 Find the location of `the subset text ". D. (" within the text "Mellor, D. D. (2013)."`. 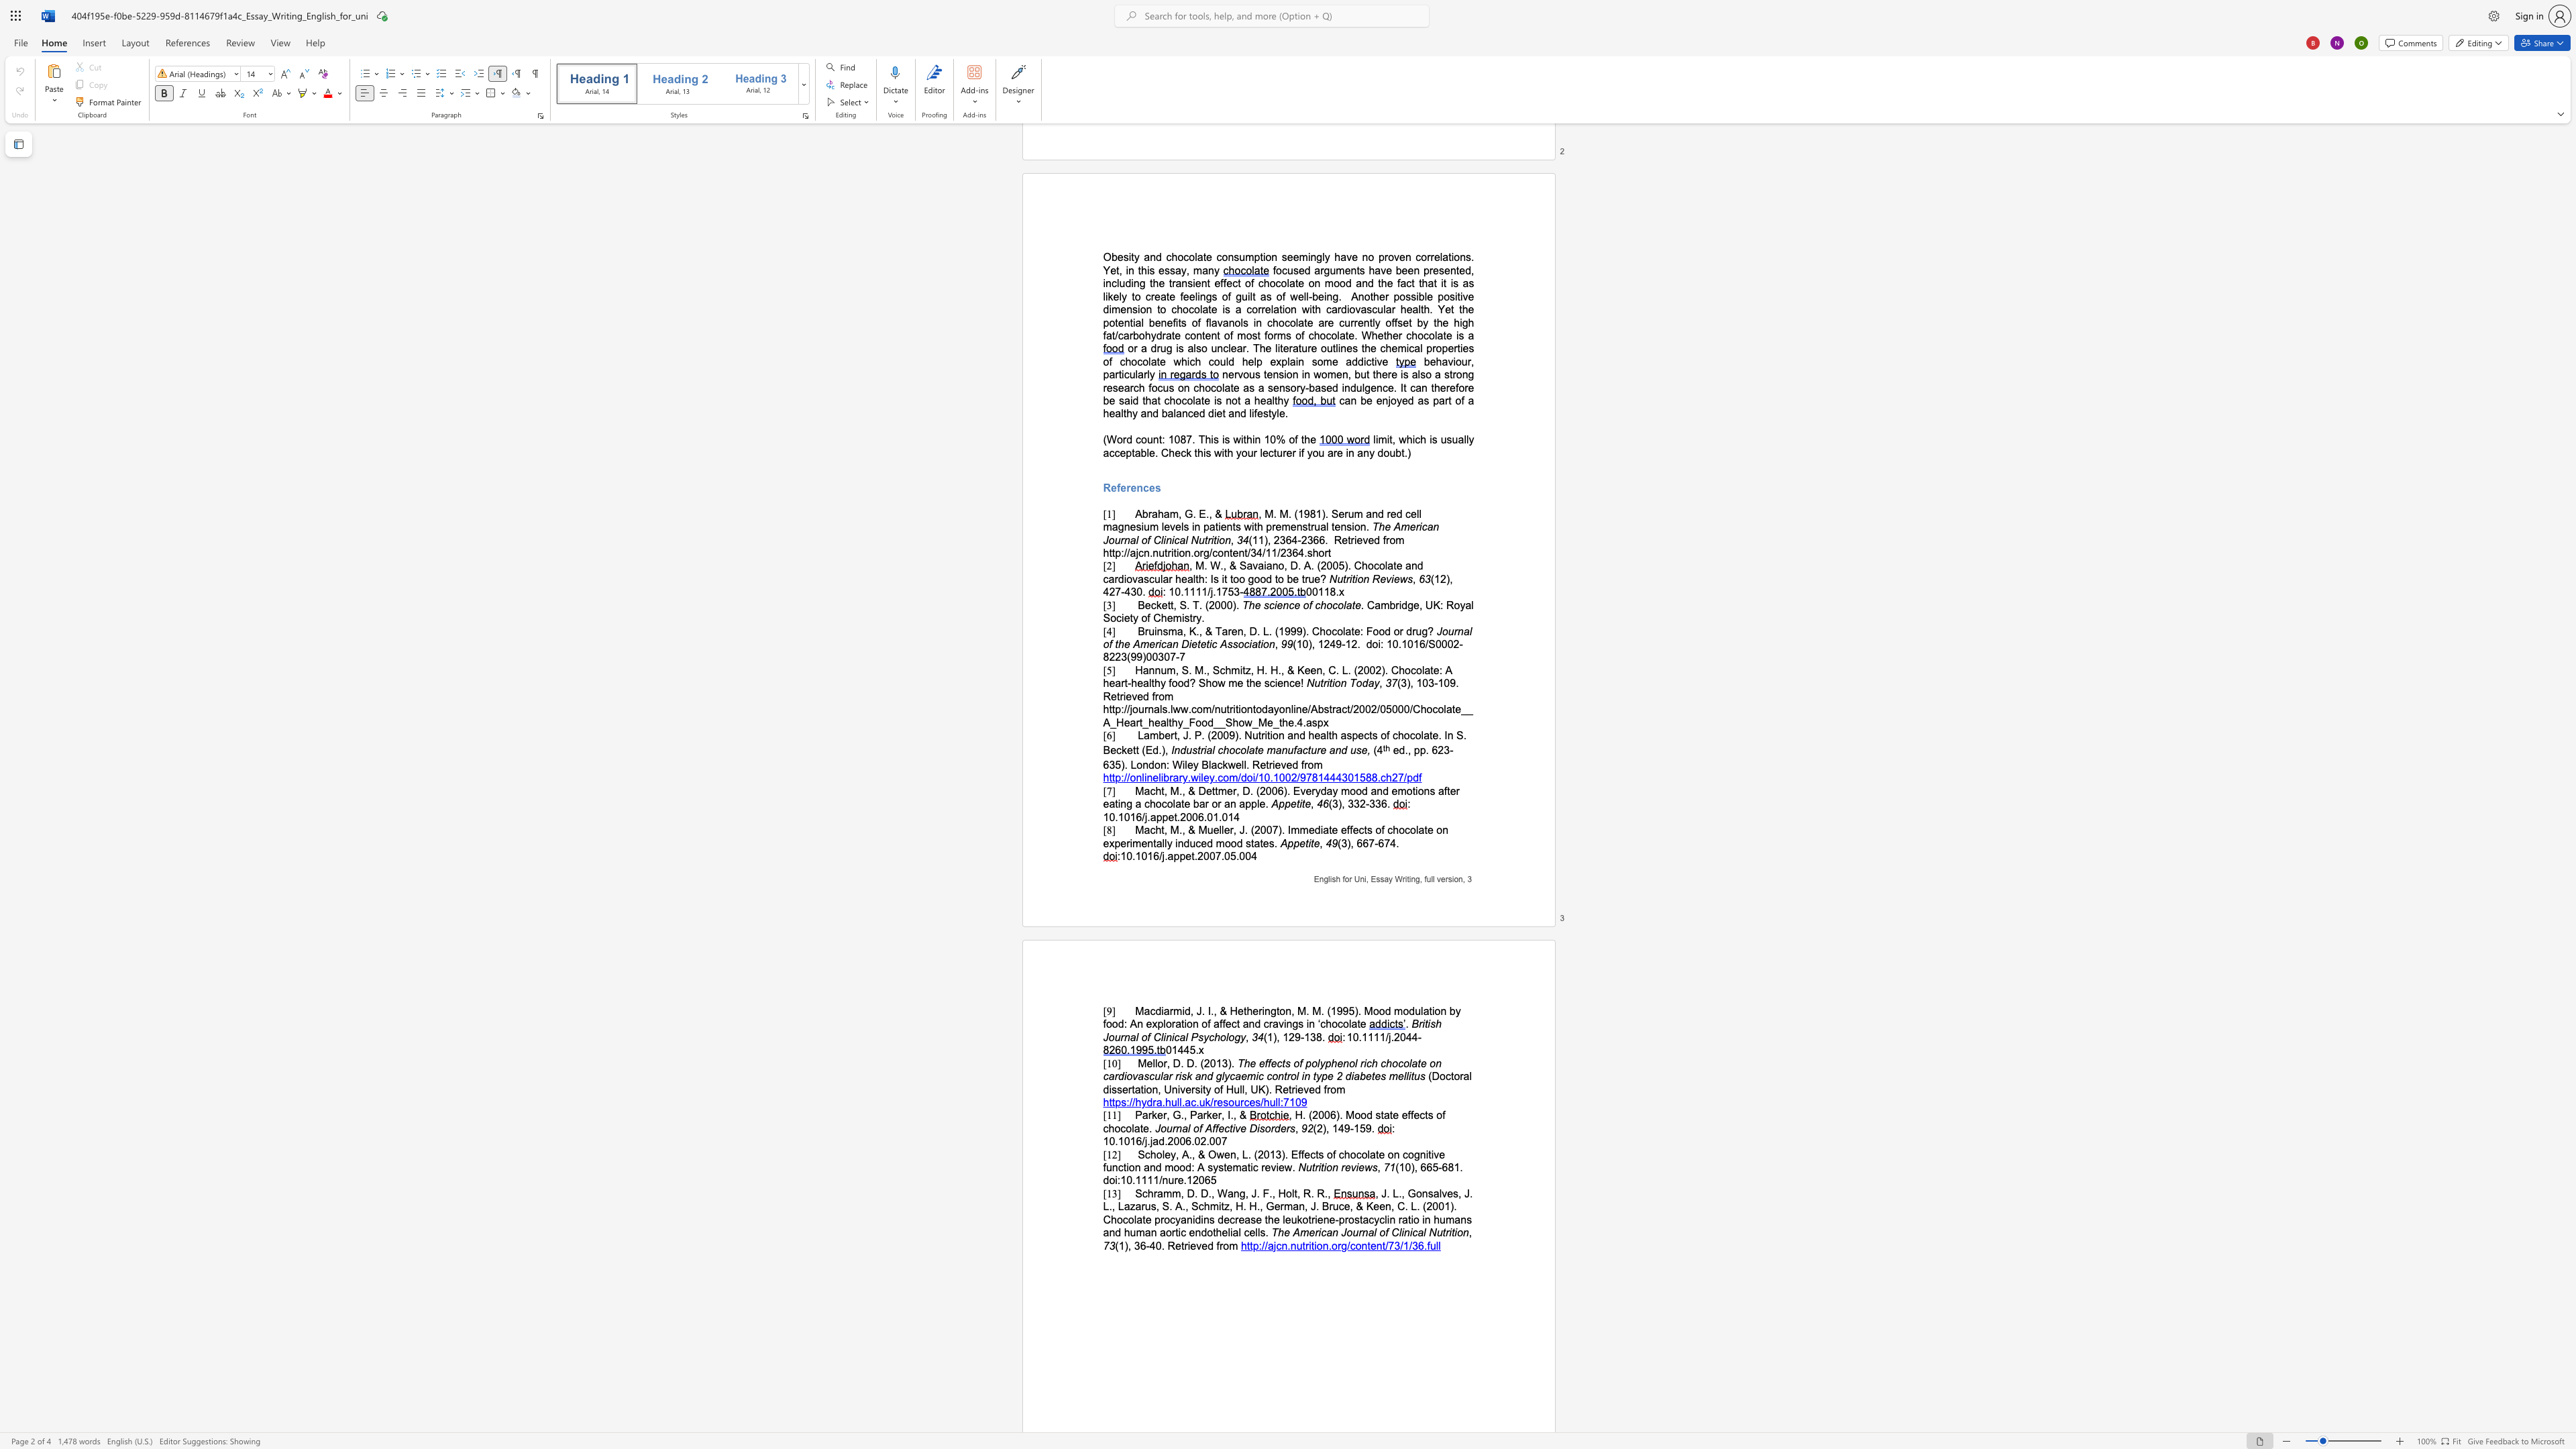

the subset text ". D. (" within the text "Mellor, D. D. (2013)." is located at coordinates (1180, 1062).